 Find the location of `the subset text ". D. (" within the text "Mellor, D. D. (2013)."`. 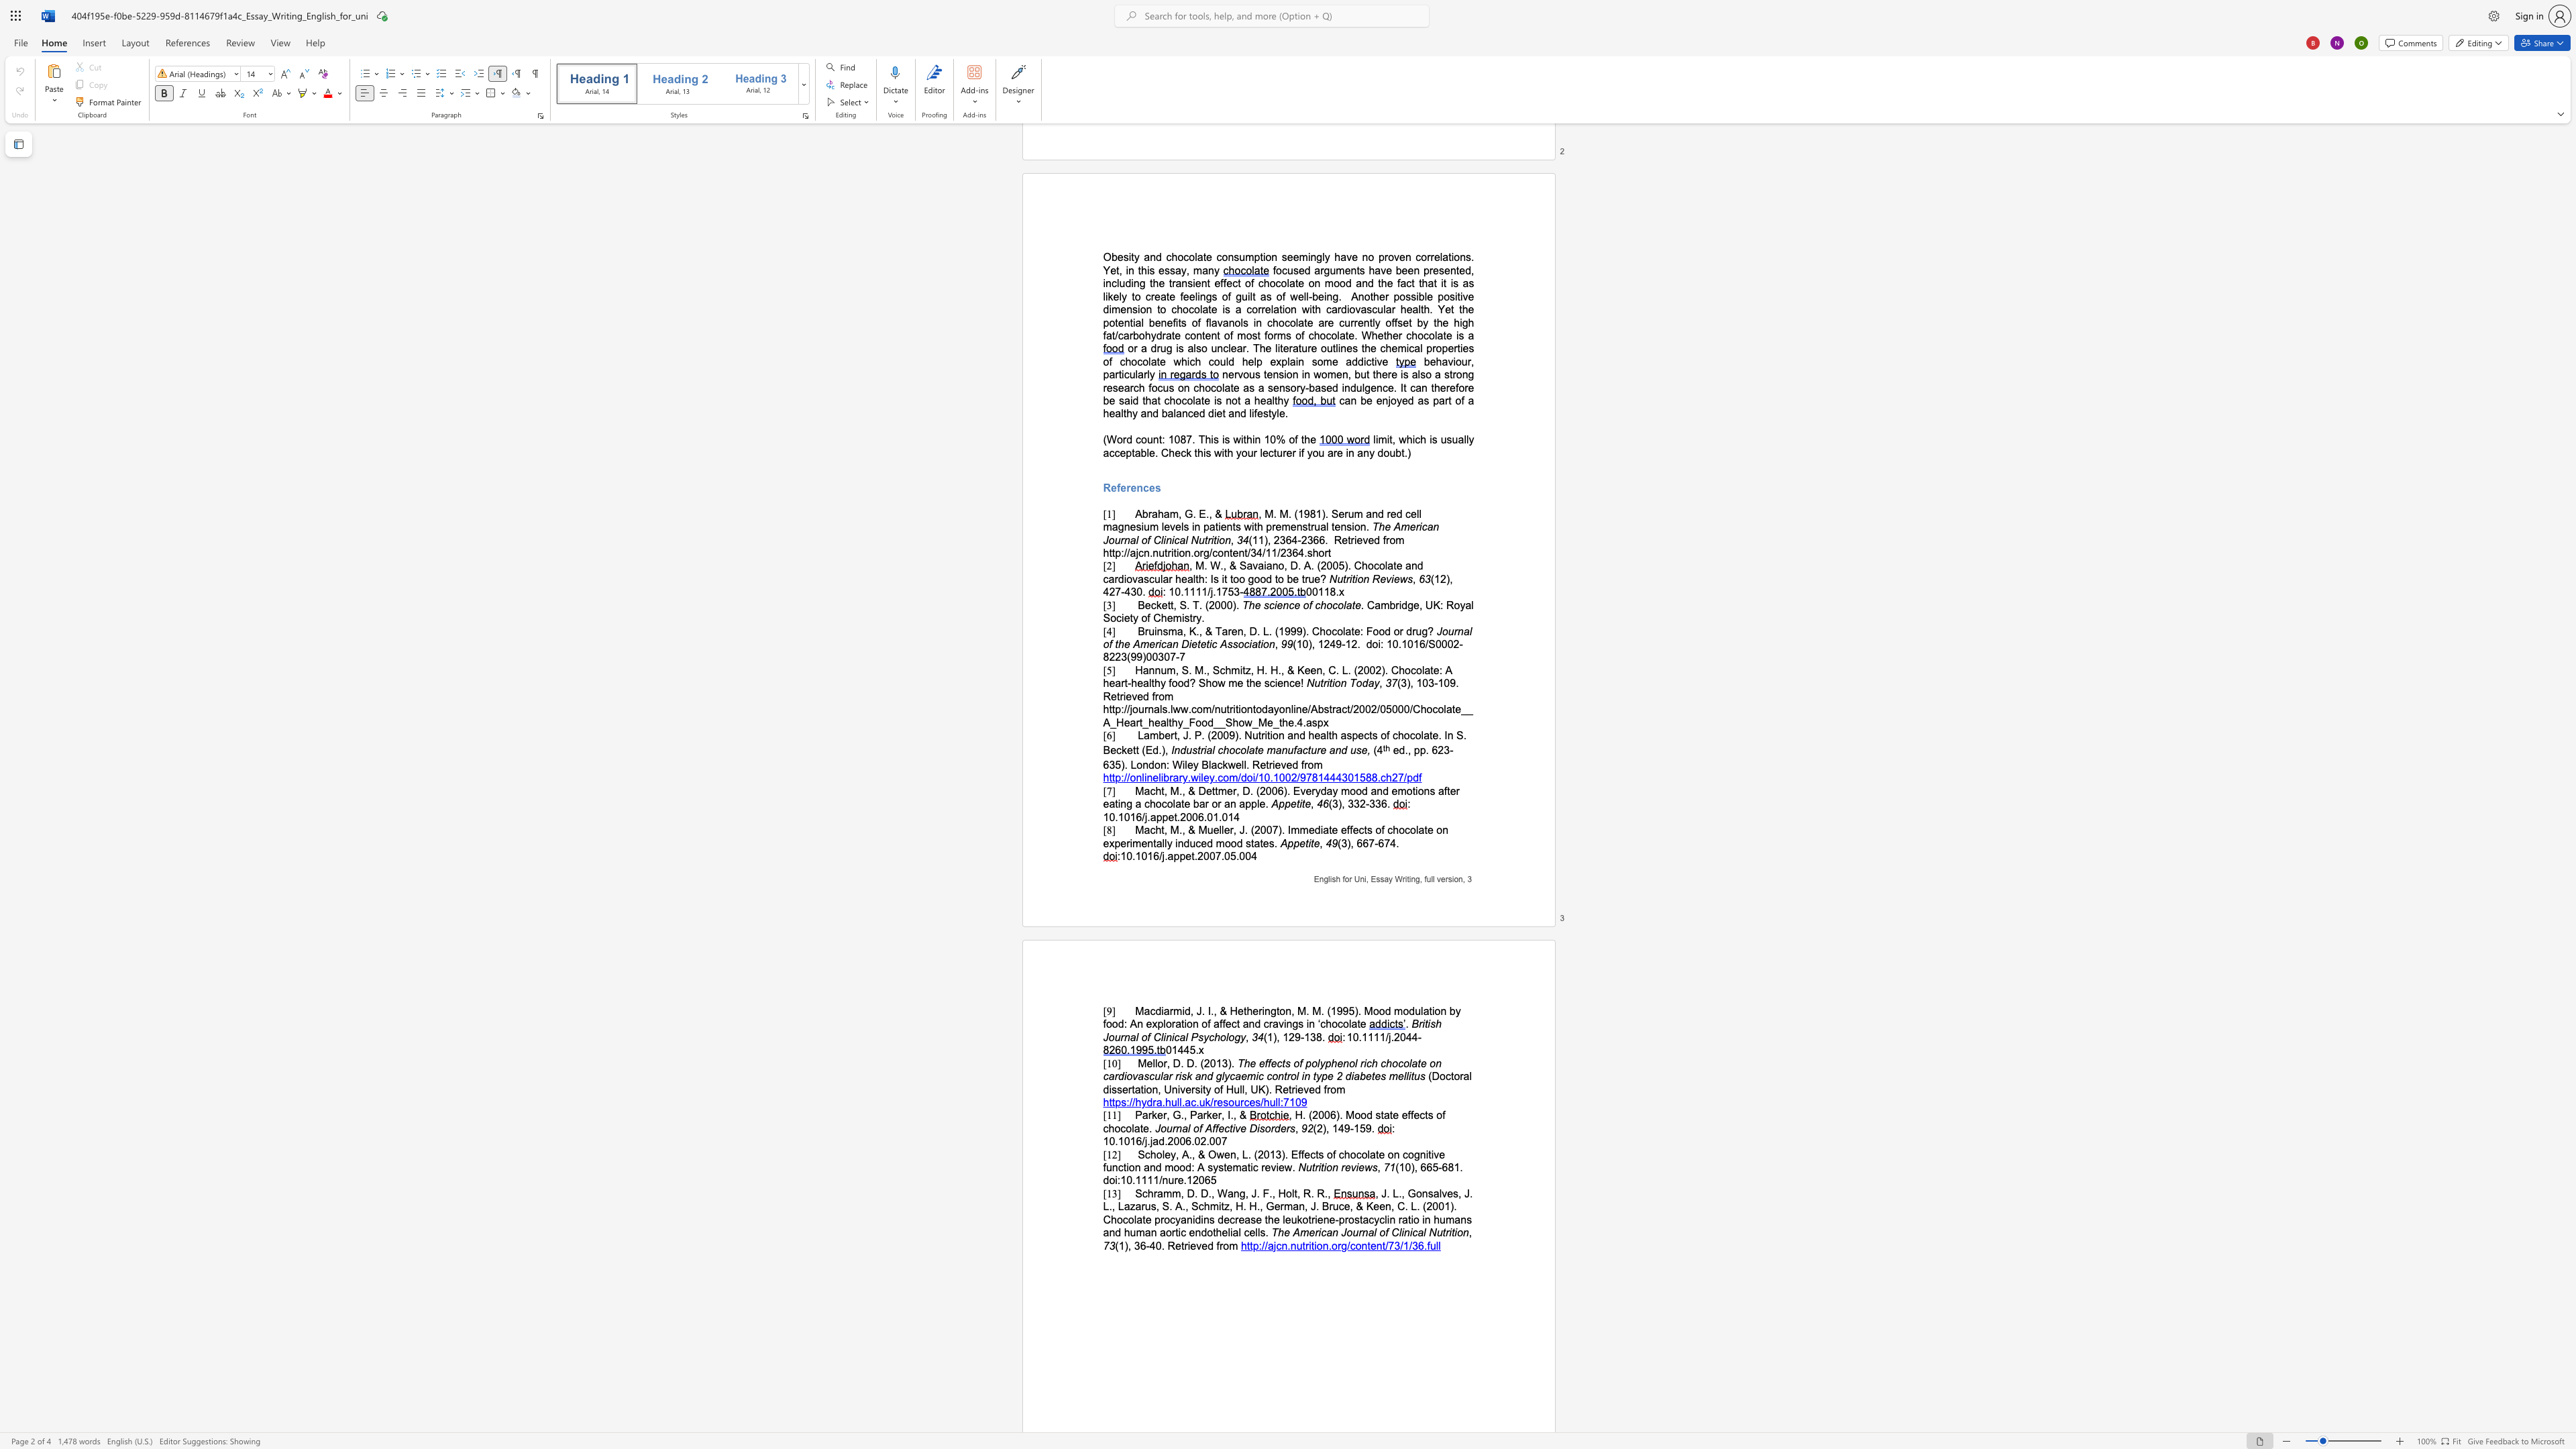

the subset text ". D. (" within the text "Mellor, D. D. (2013)." is located at coordinates (1180, 1062).